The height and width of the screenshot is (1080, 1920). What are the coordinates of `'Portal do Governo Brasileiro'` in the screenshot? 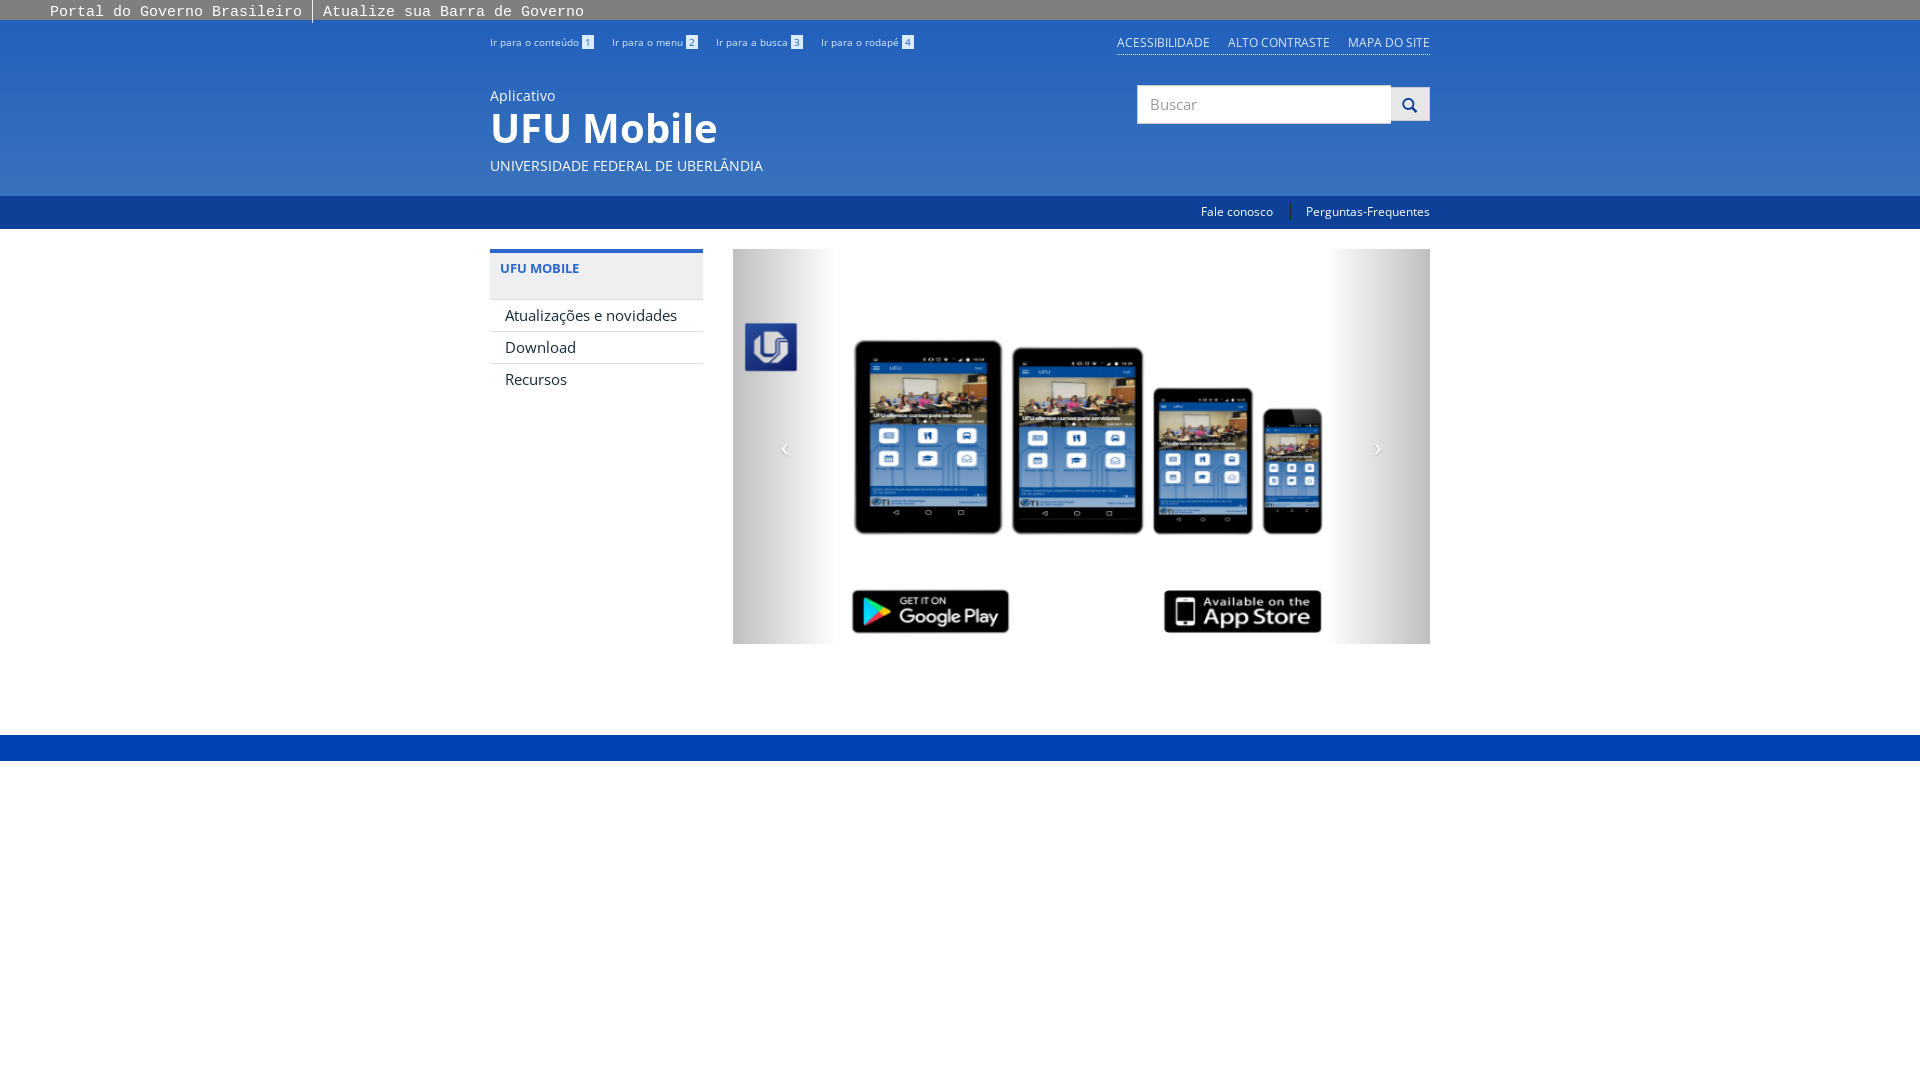 It's located at (176, 12).